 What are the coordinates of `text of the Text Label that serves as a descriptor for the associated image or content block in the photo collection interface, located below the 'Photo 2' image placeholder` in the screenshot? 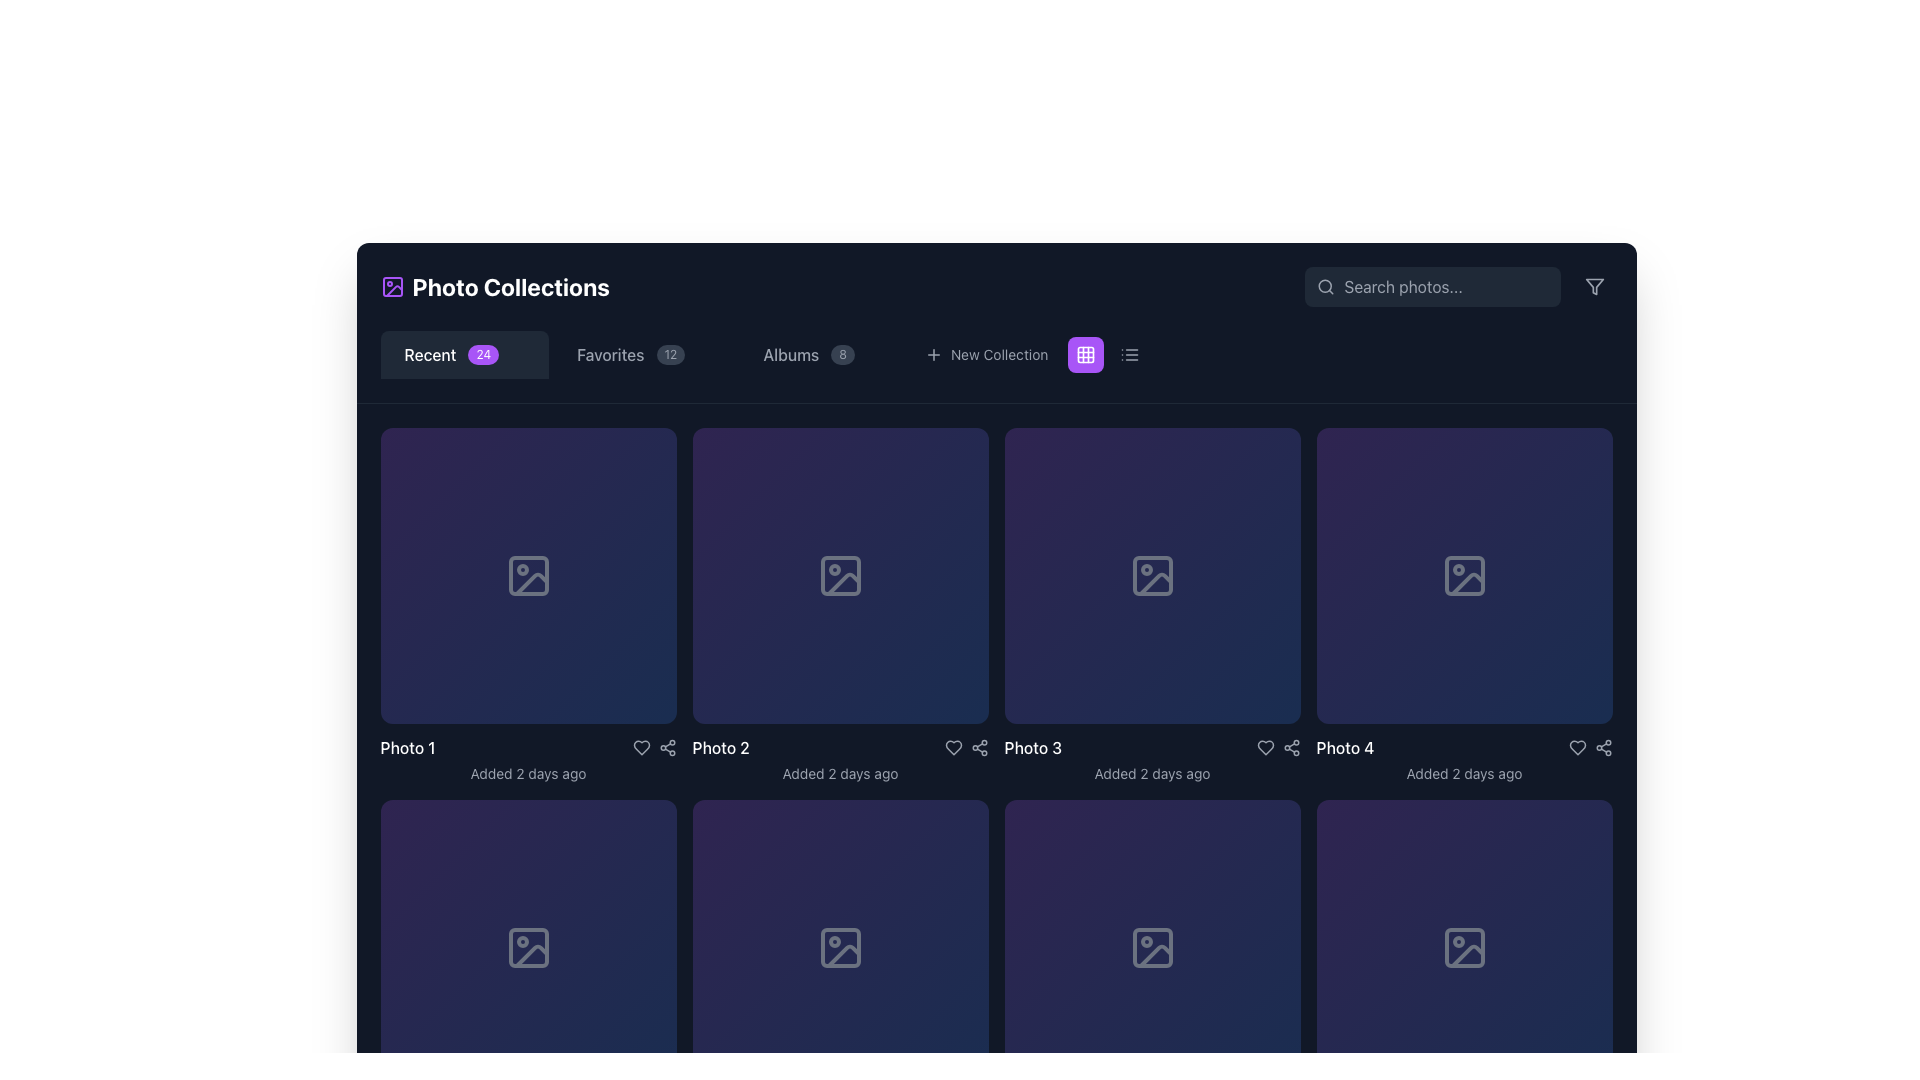 It's located at (720, 748).